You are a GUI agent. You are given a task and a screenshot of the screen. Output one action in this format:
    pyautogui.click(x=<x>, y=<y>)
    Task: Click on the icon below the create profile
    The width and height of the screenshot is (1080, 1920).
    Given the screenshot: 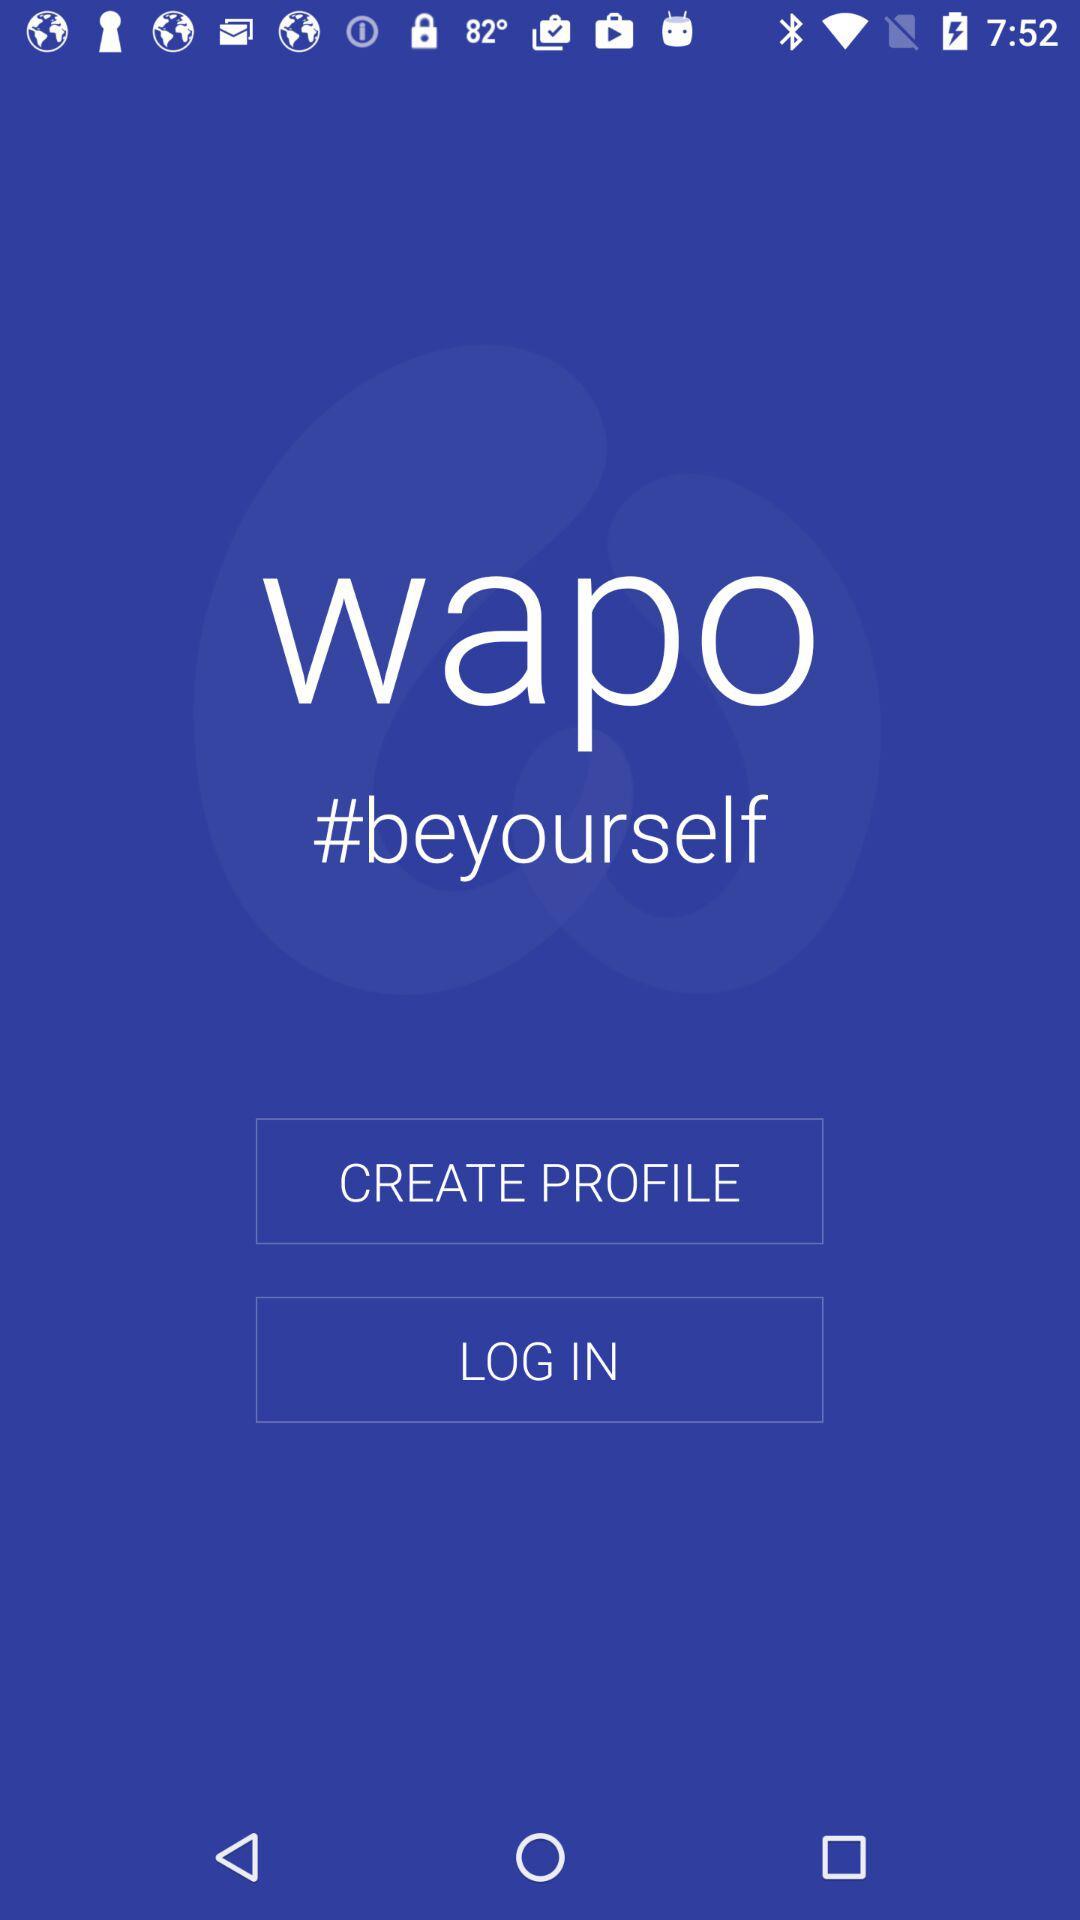 What is the action you would take?
    pyautogui.click(x=538, y=1359)
    